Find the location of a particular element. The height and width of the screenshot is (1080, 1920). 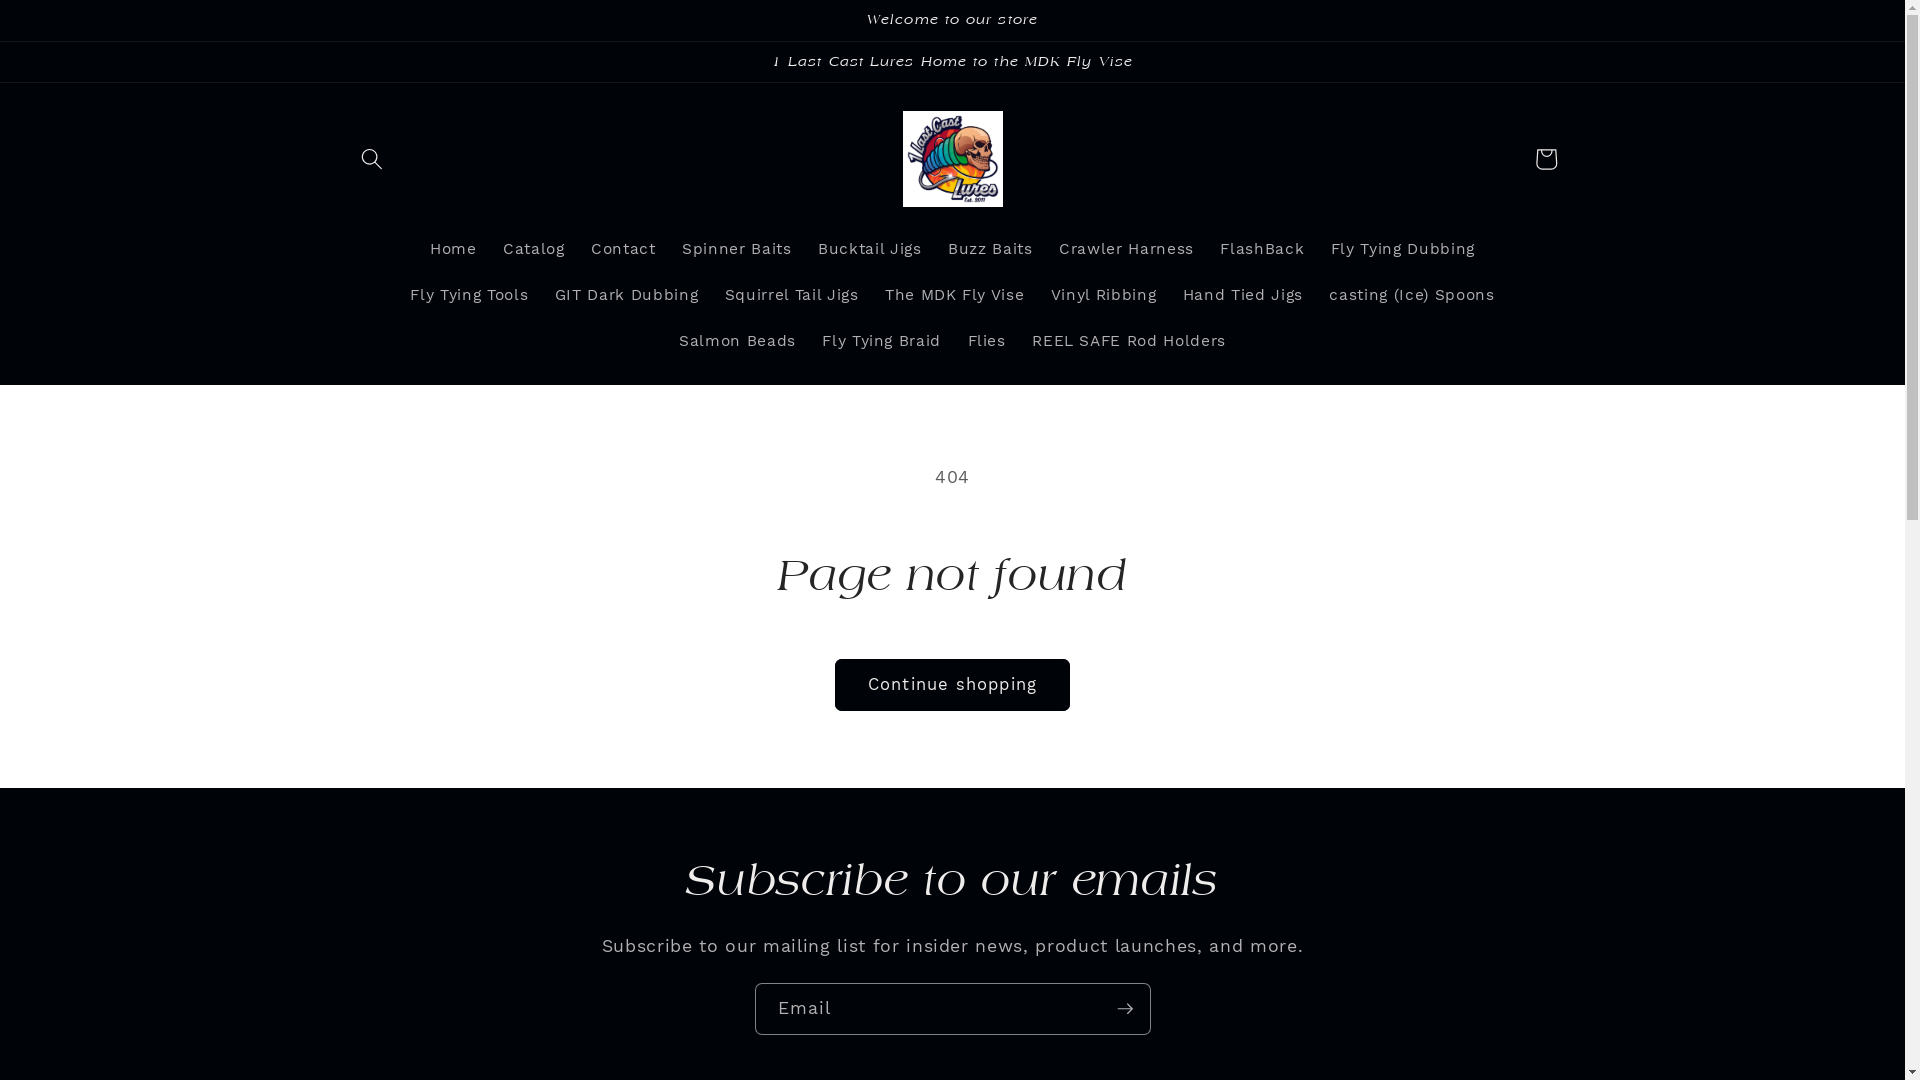

'Cart' is located at coordinates (1544, 157).